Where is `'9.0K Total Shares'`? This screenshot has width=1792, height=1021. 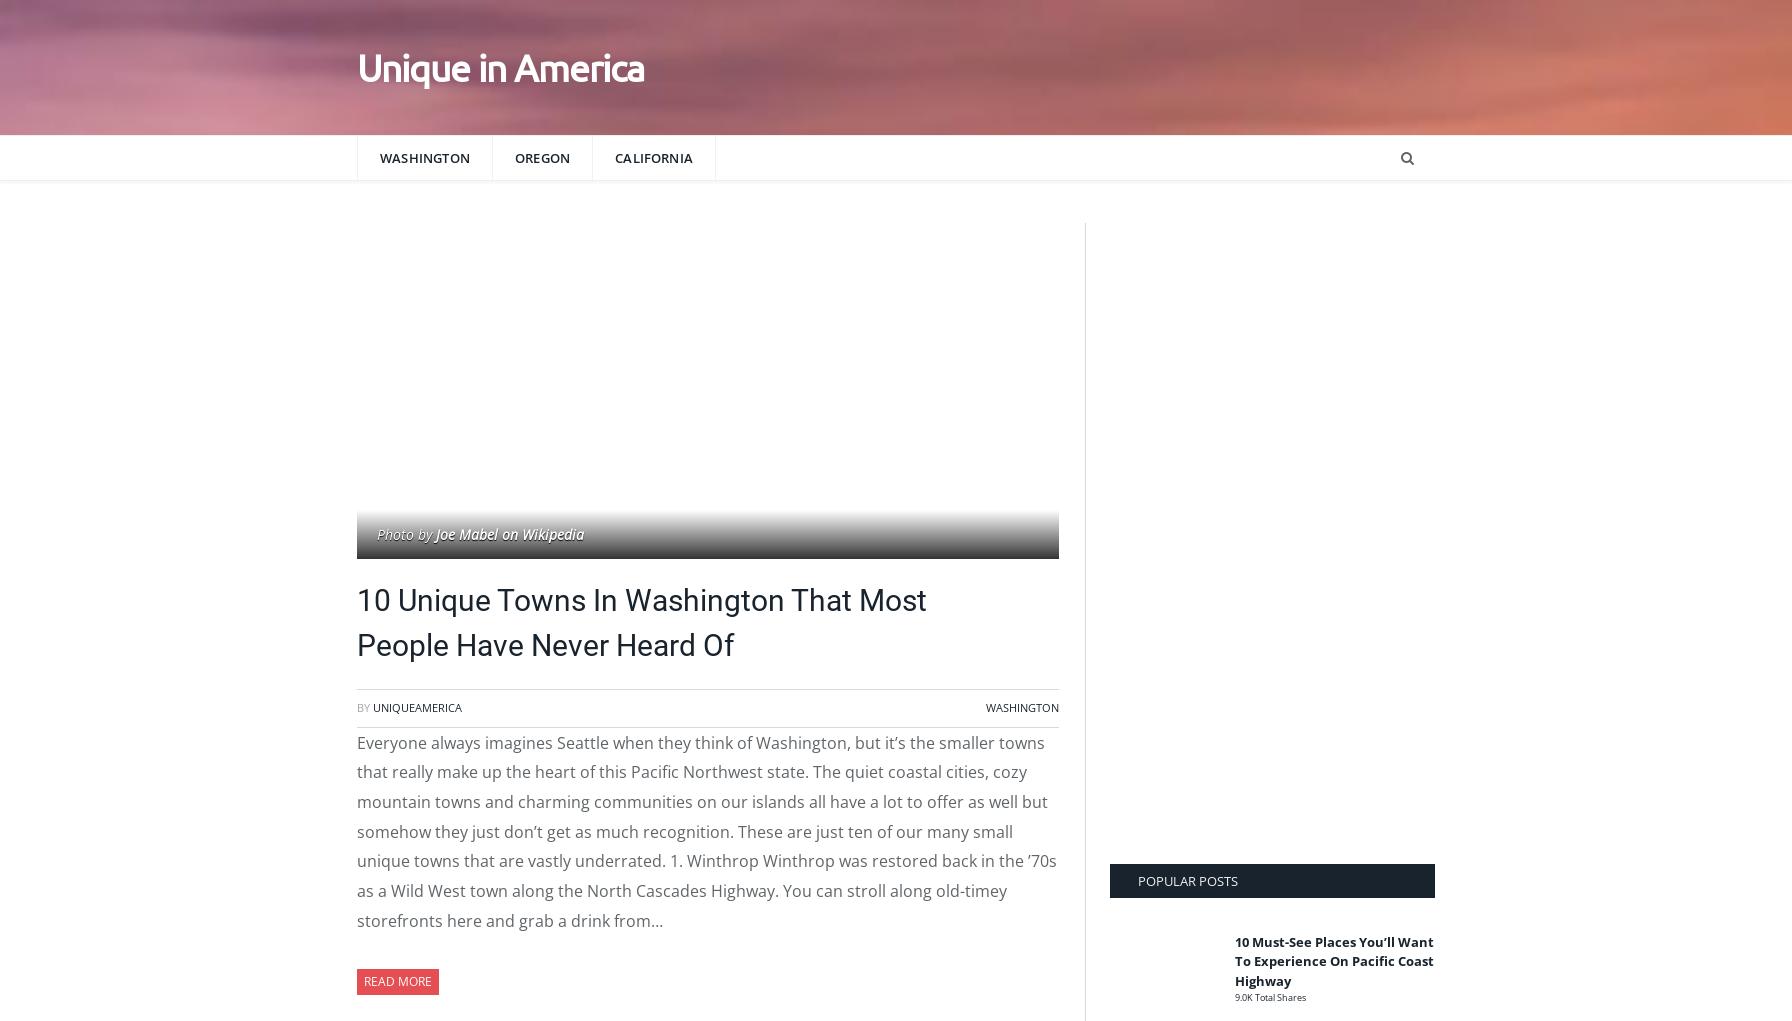
'9.0K Total Shares' is located at coordinates (1270, 997).